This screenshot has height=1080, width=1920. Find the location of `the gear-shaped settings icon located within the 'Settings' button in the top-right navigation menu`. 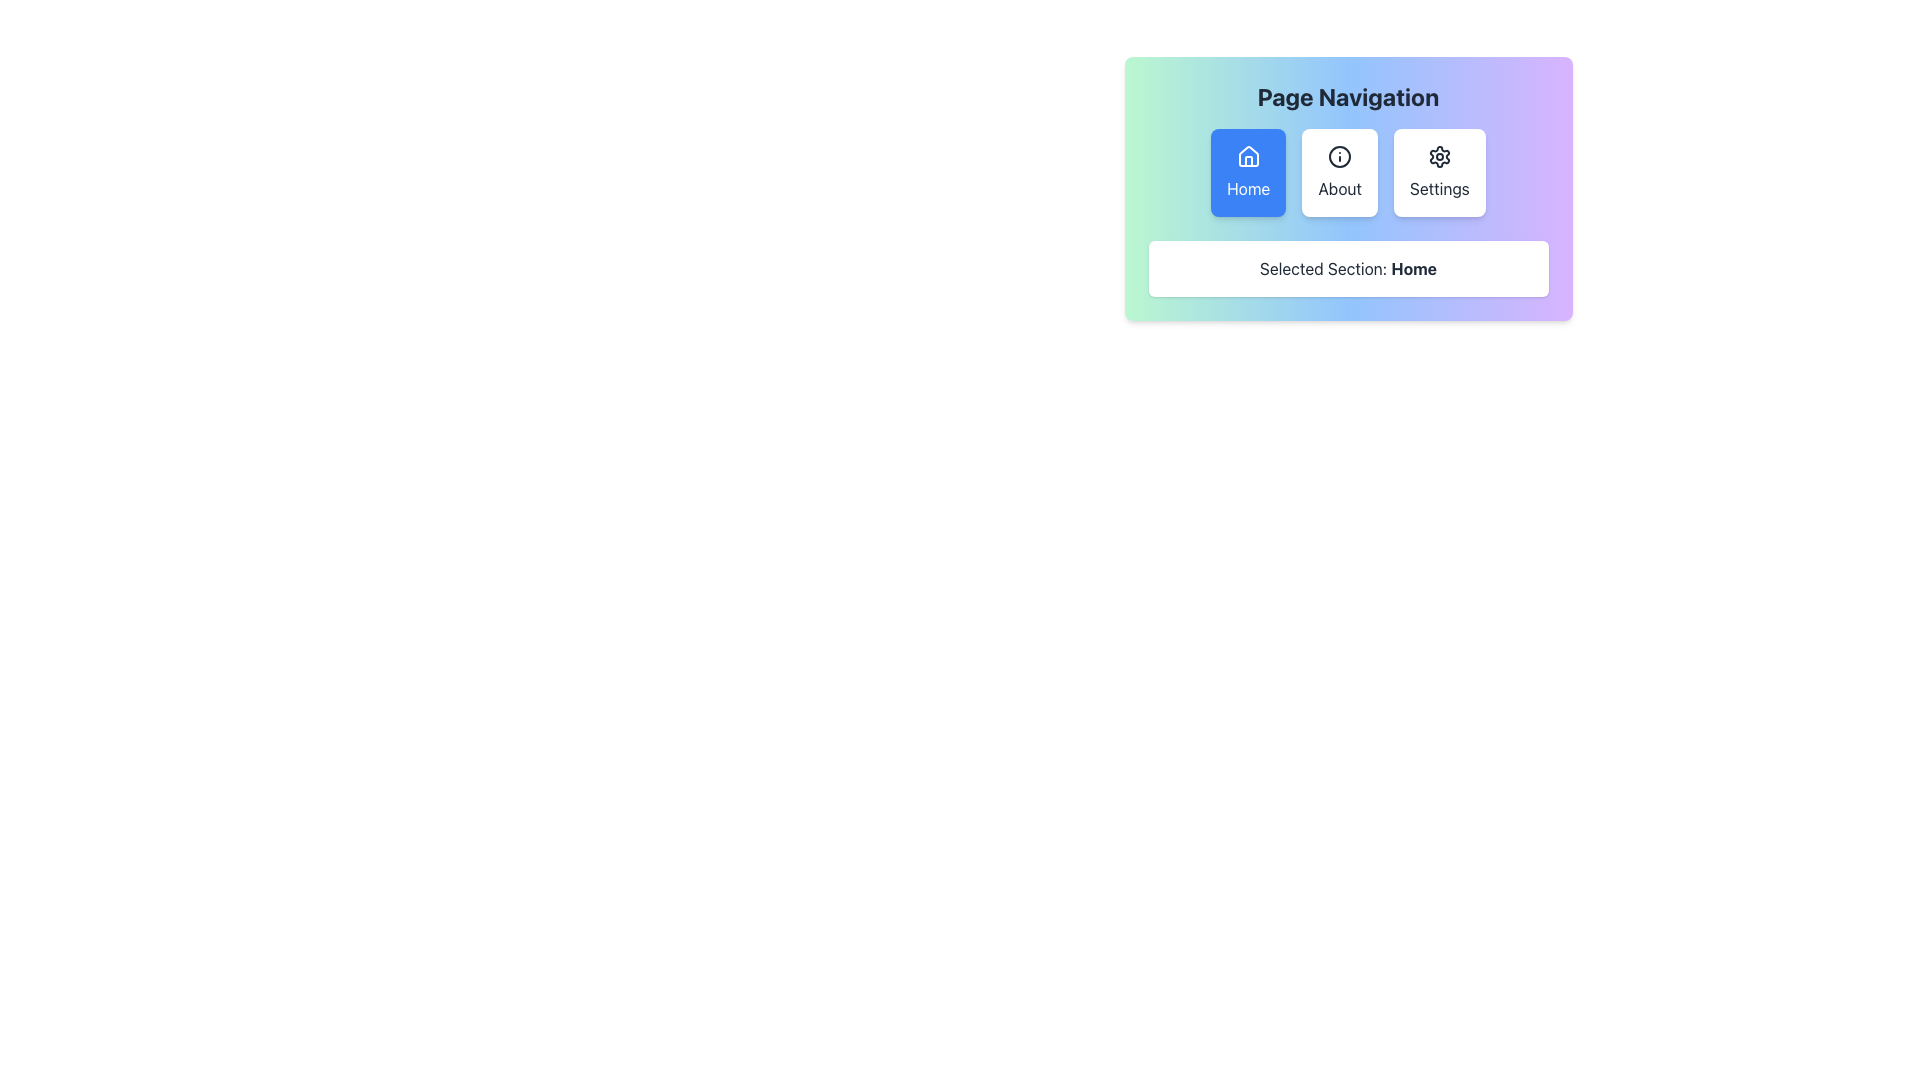

the gear-shaped settings icon located within the 'Settings' button in the top-right navigation menu is located at coordinates (1438, 156).